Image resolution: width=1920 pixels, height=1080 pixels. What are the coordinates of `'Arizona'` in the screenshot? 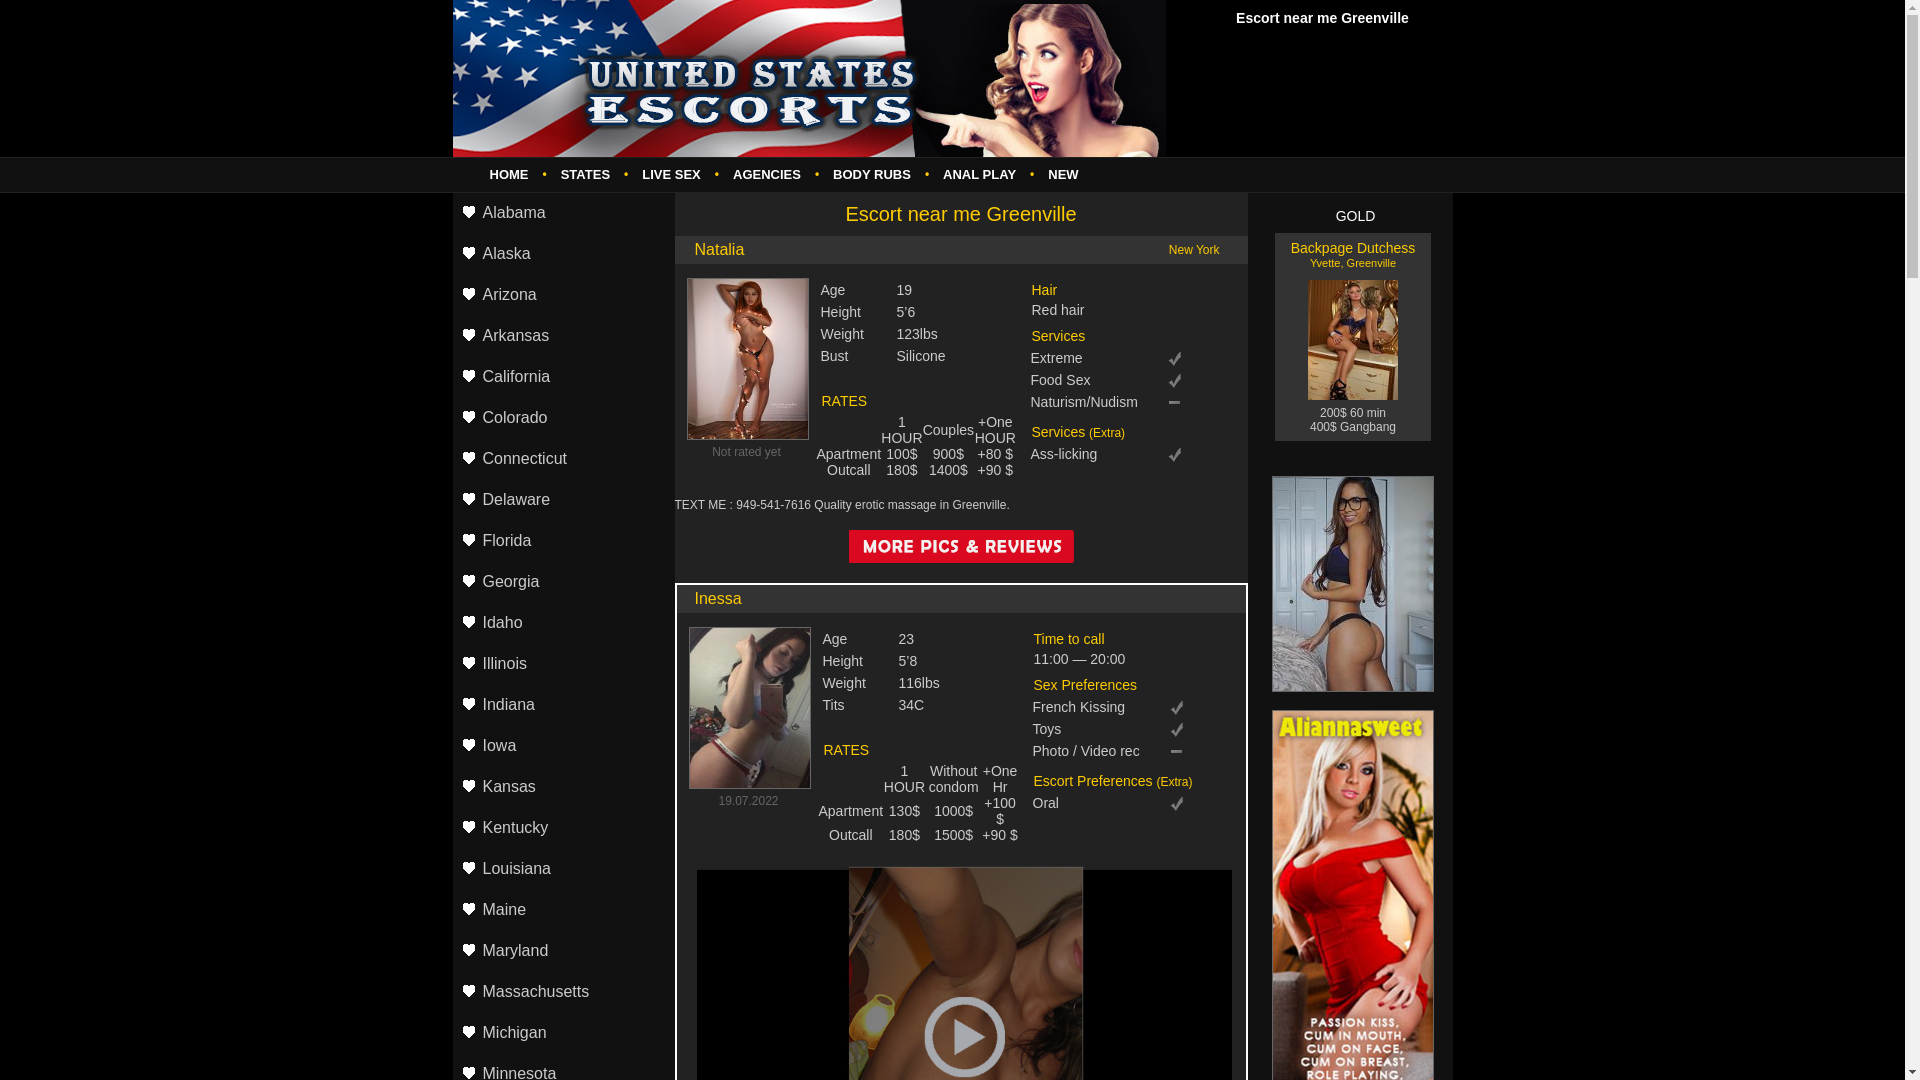 It's located at (560, 295).